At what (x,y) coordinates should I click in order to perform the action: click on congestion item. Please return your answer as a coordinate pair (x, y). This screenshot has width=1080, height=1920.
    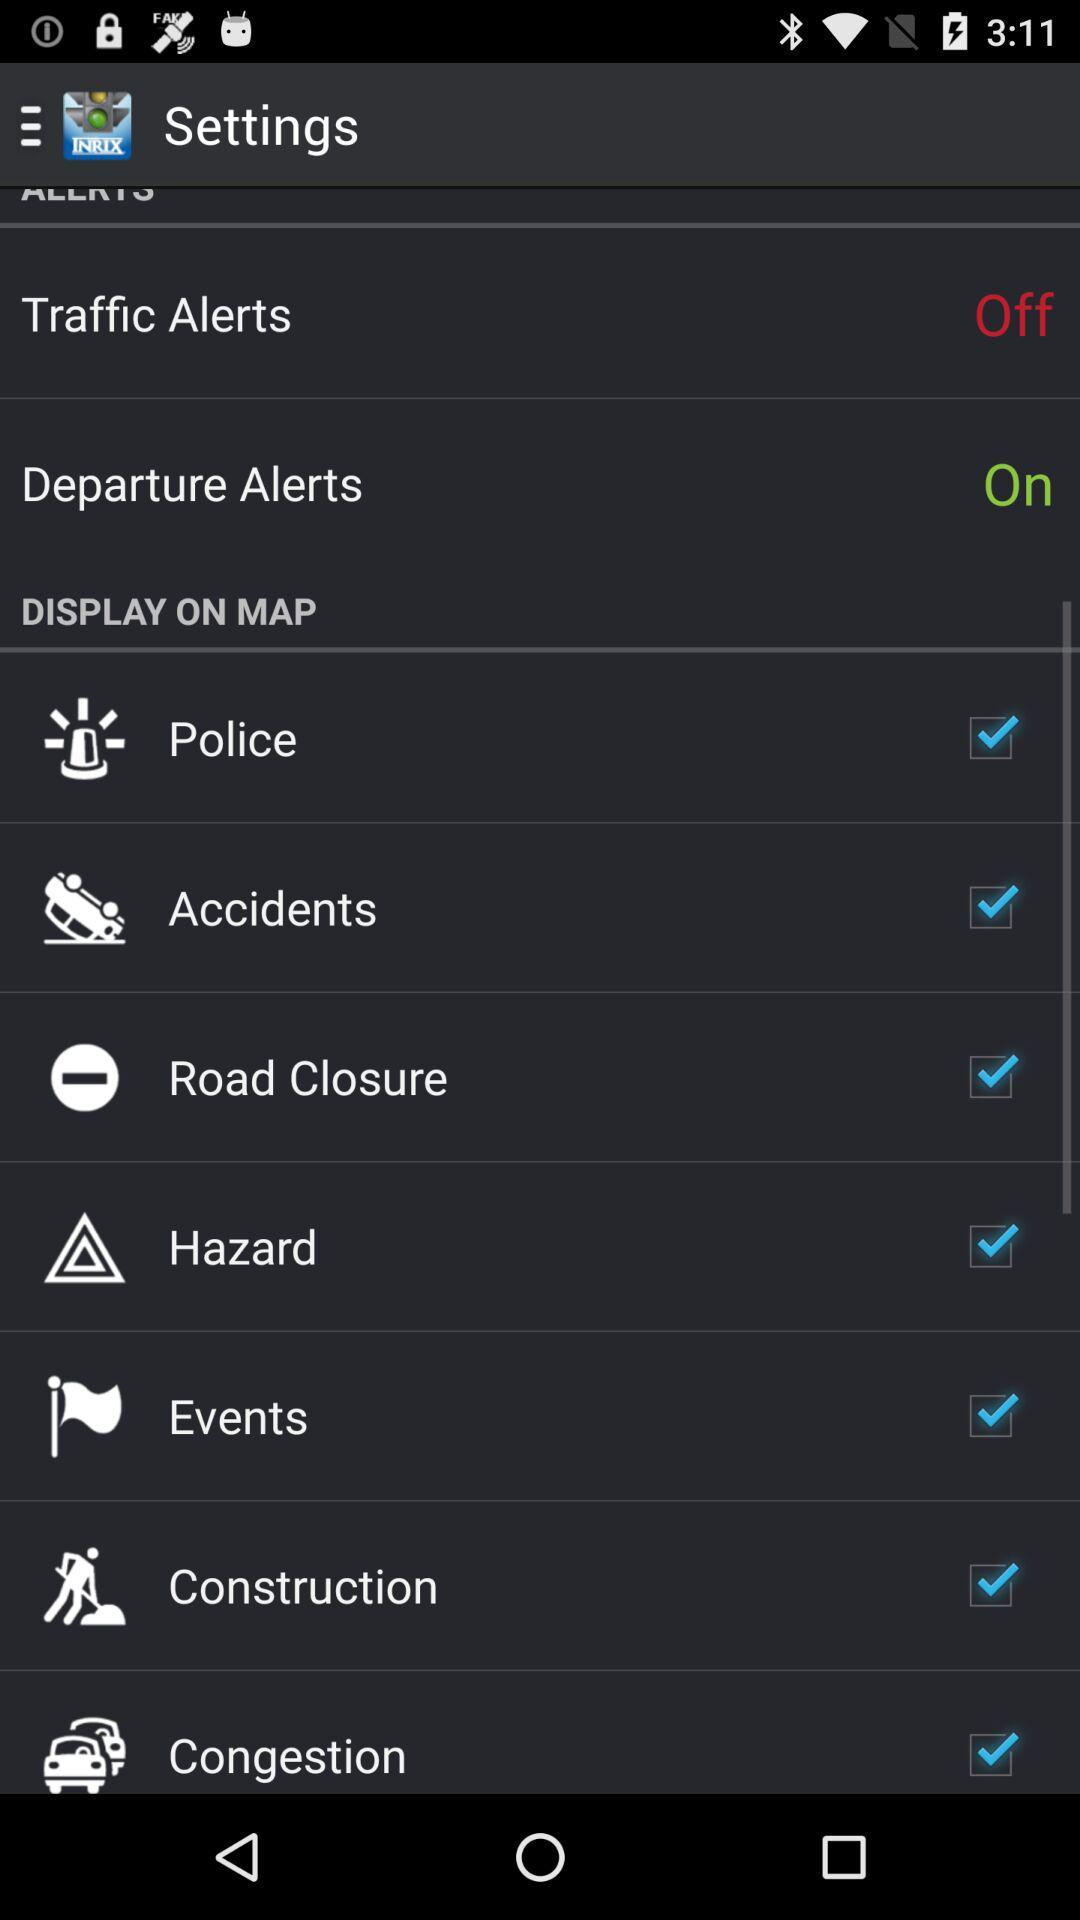
    Looking at the image, I should click on (287, 1753).